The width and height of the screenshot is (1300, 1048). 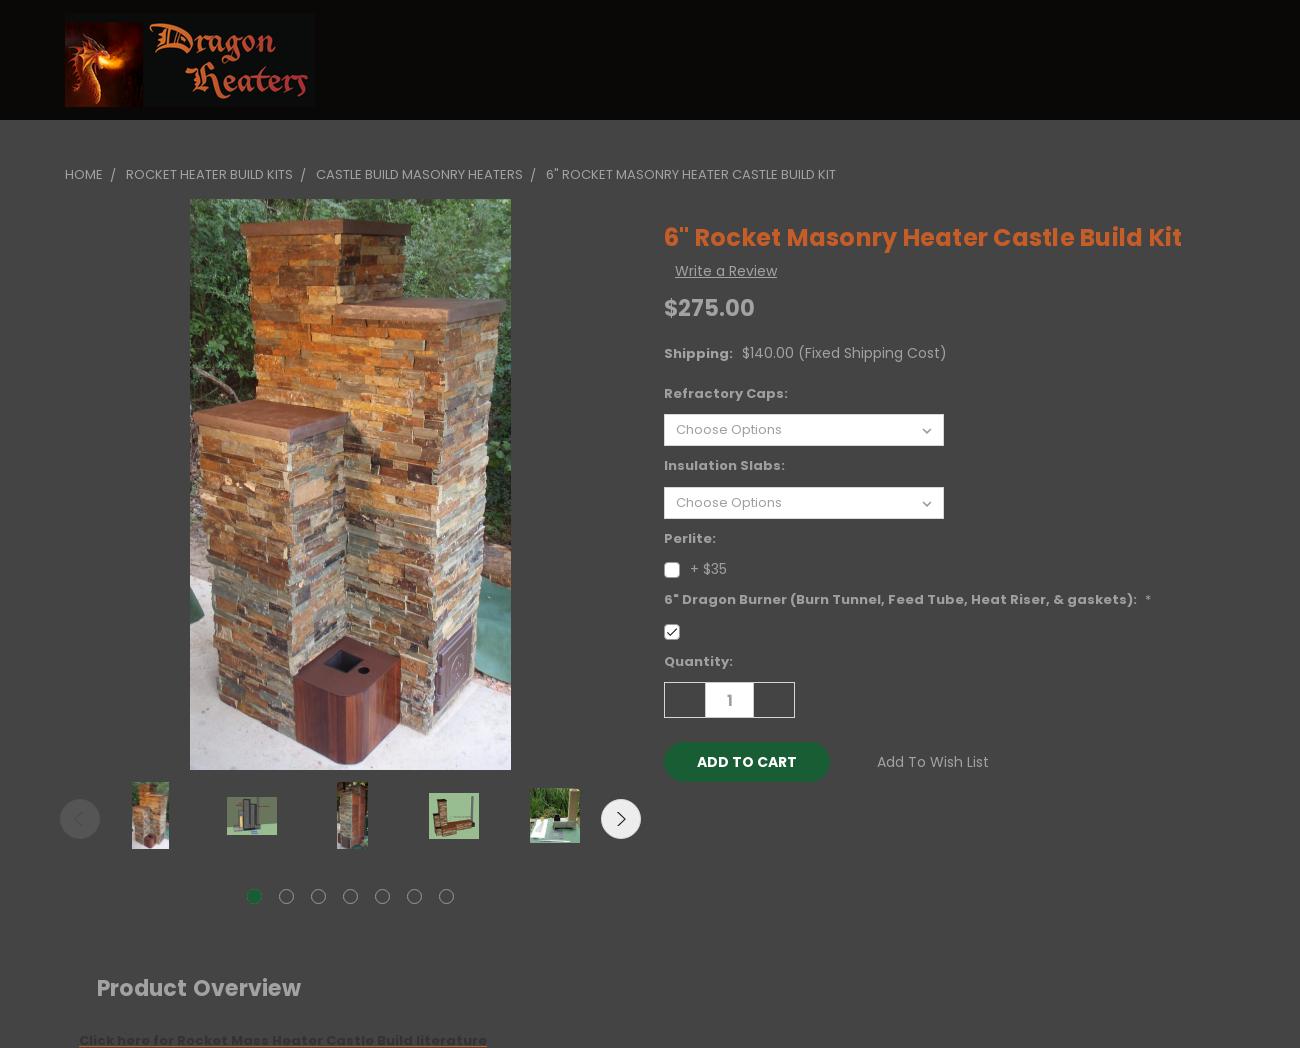 I want to click on '. You can use stone or steel. Depending on the stone you may want to consider still using some a ceramic blanket pad to shield the stone from the most intense heat it will reduce thermal stress on any decorative materials used, although it will do so at the expense of reducing the surface temperature. Some users want to keep it hot for emergency cooking.', so click(x=662, y=98).